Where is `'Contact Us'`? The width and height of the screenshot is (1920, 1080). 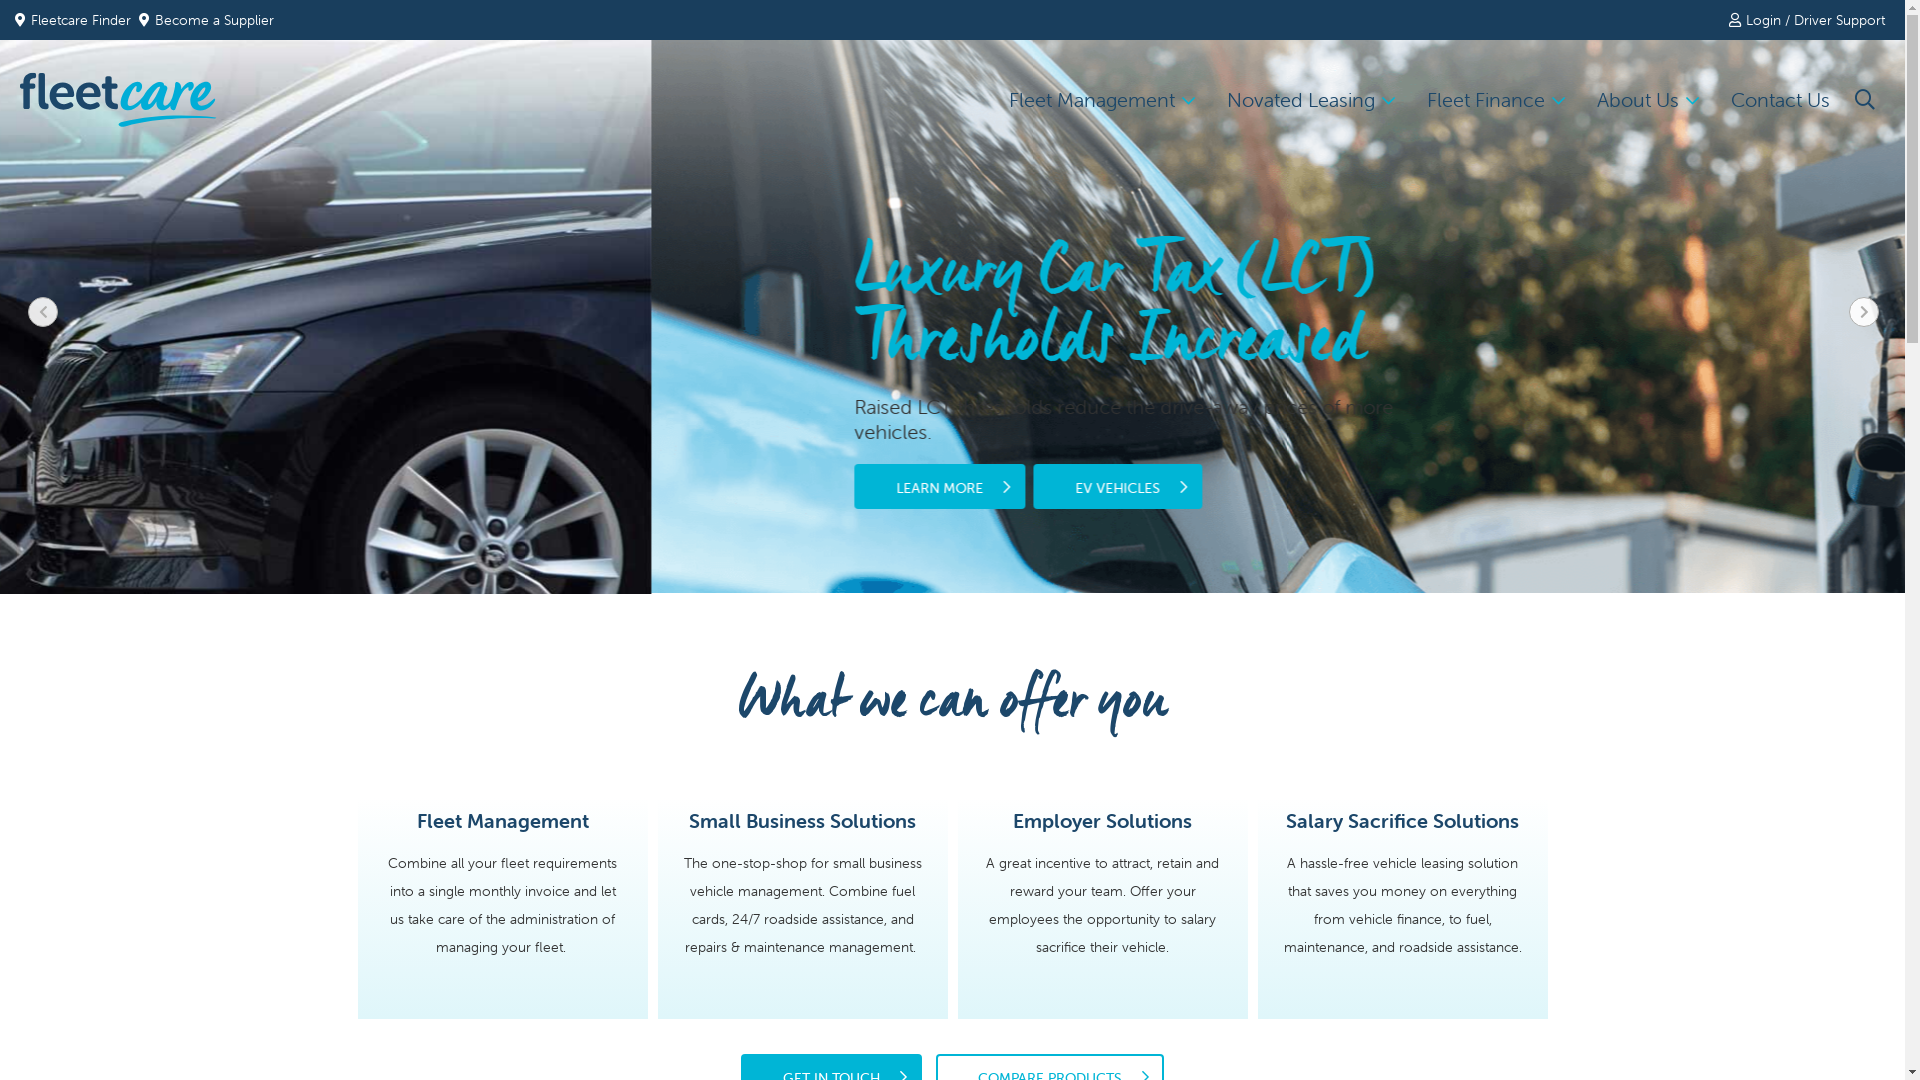 'Contact Us' is located at coordinates (1780, 100).